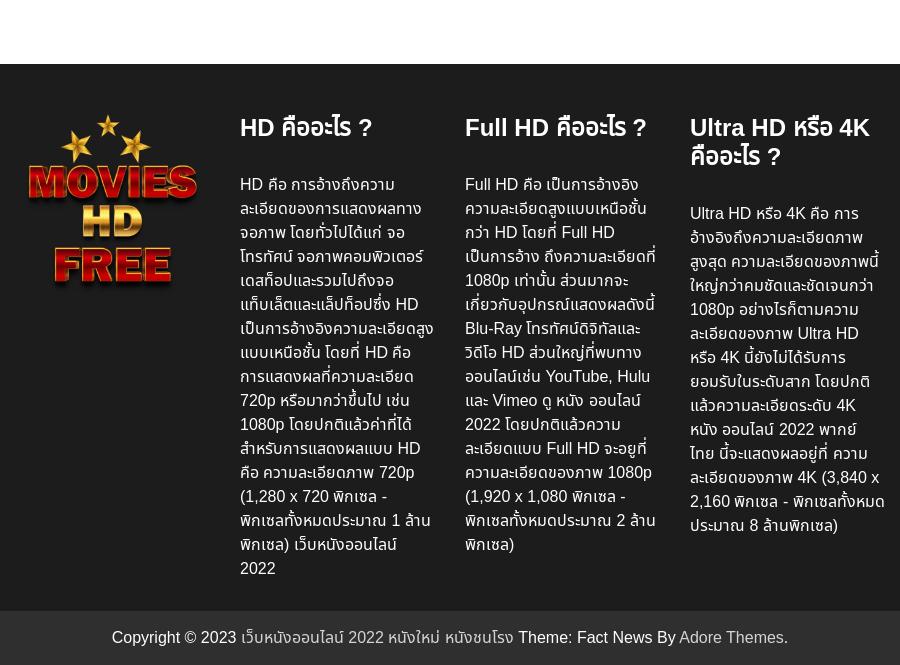 The image size is (900, 665). I want to click on 'Copyright © 2023', so click(175, 635).